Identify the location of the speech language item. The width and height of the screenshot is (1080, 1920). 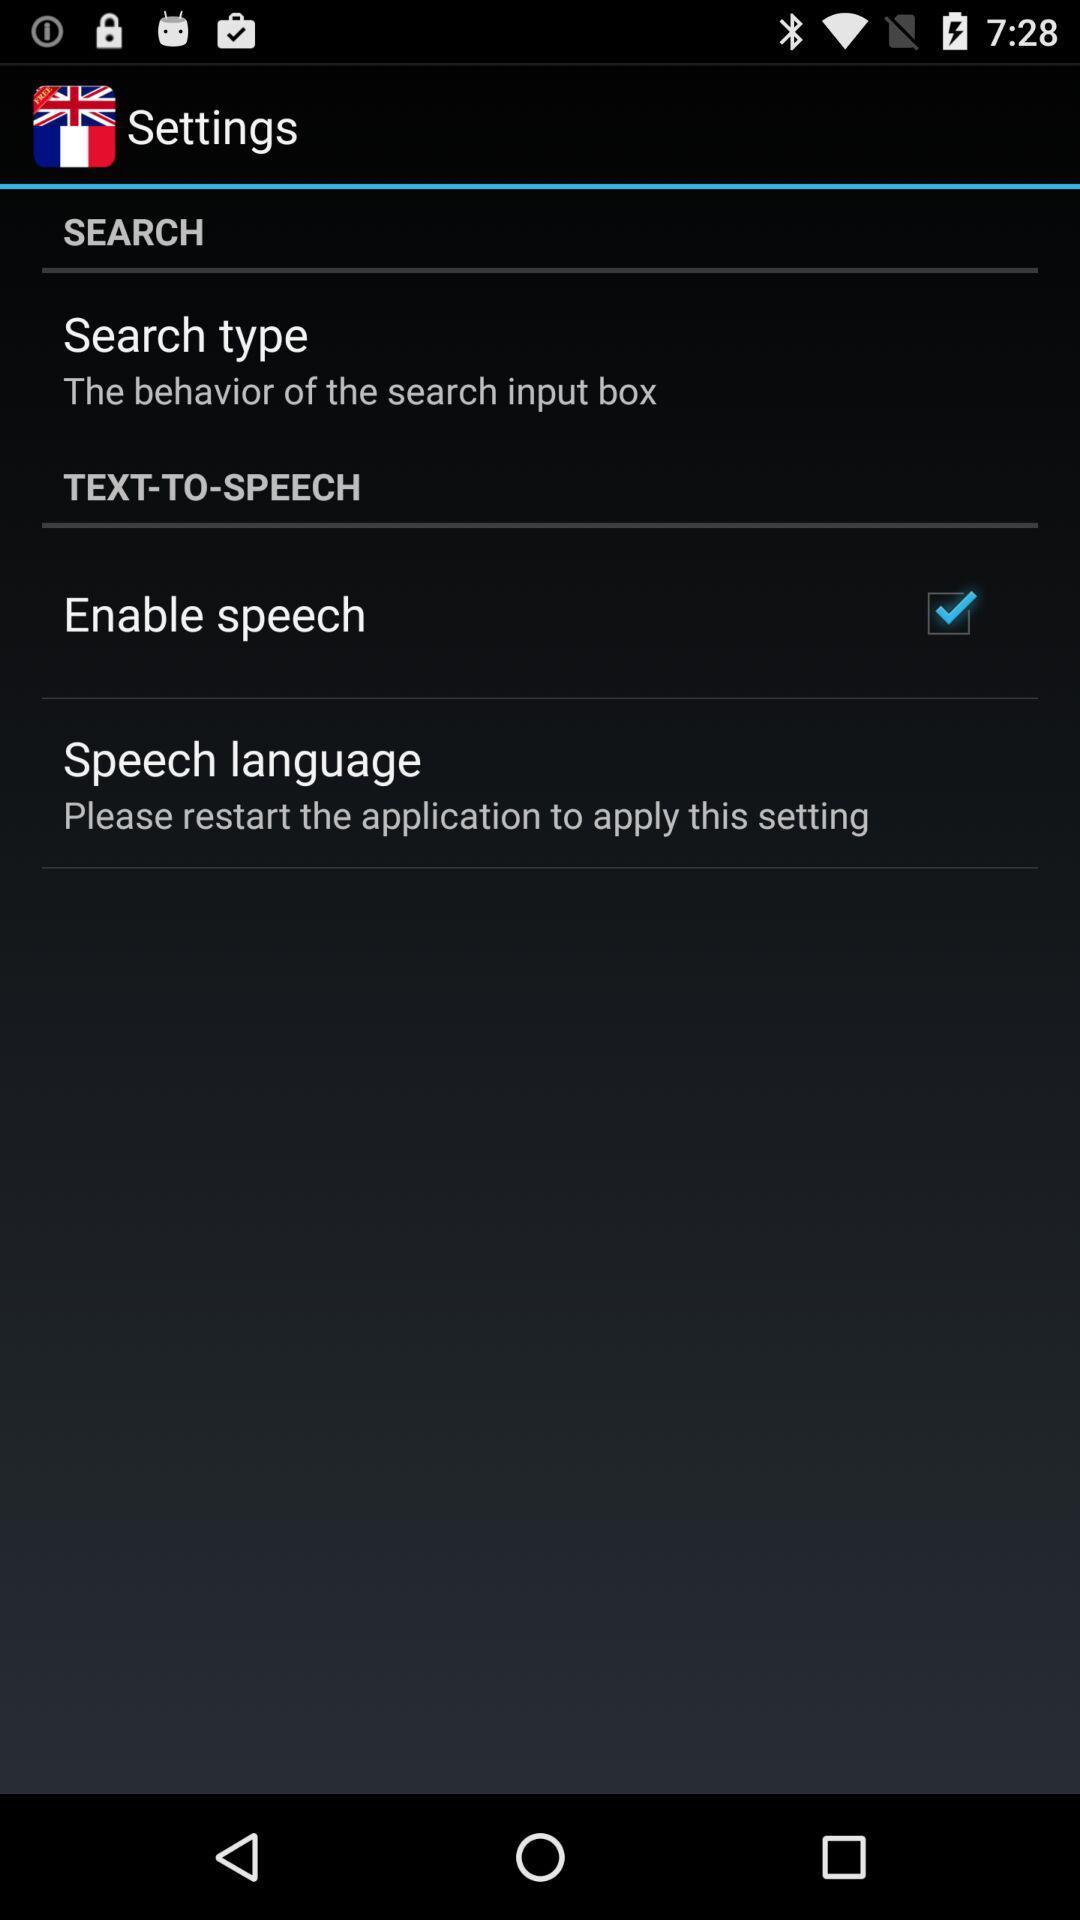
(241, 756).